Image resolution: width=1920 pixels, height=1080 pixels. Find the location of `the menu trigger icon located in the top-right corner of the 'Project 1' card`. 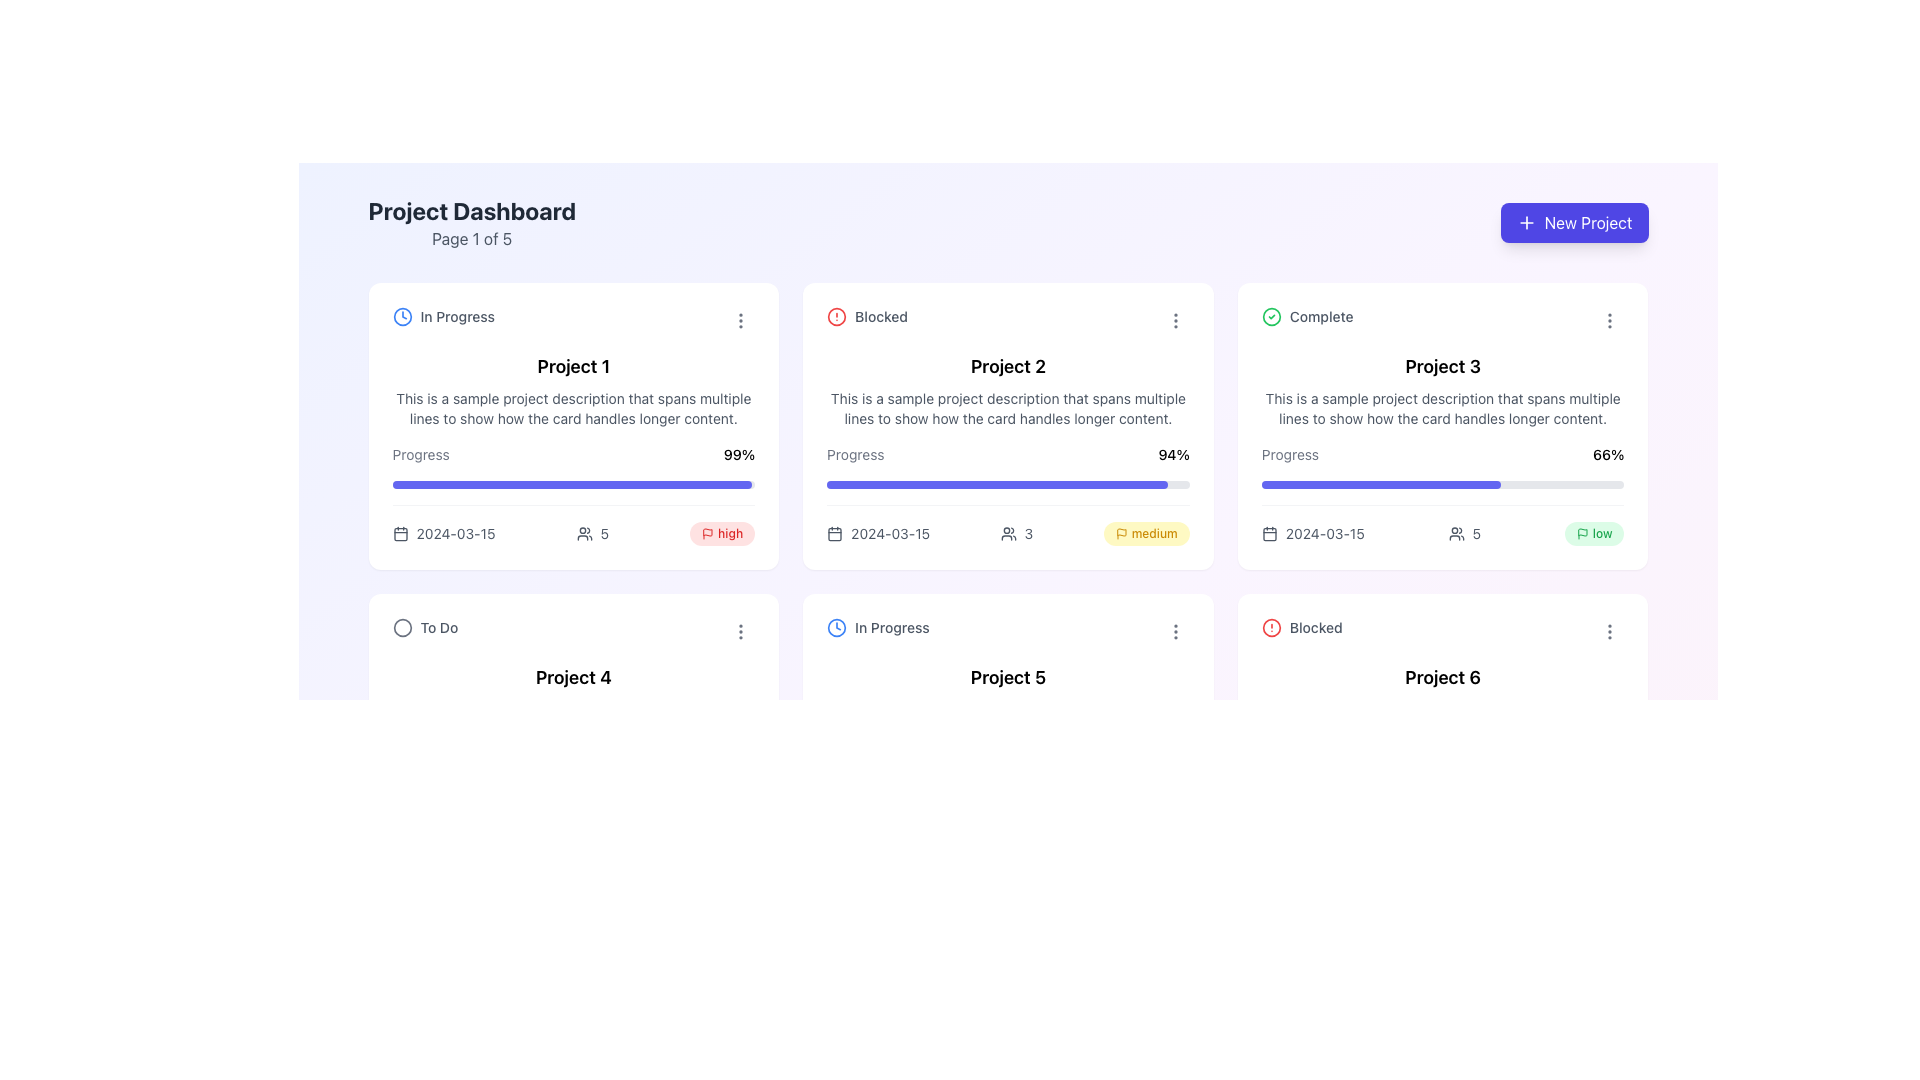

the menu trigger icon located in the top-right corner of the 'Project 1' card is located at coordinates (740, 319).